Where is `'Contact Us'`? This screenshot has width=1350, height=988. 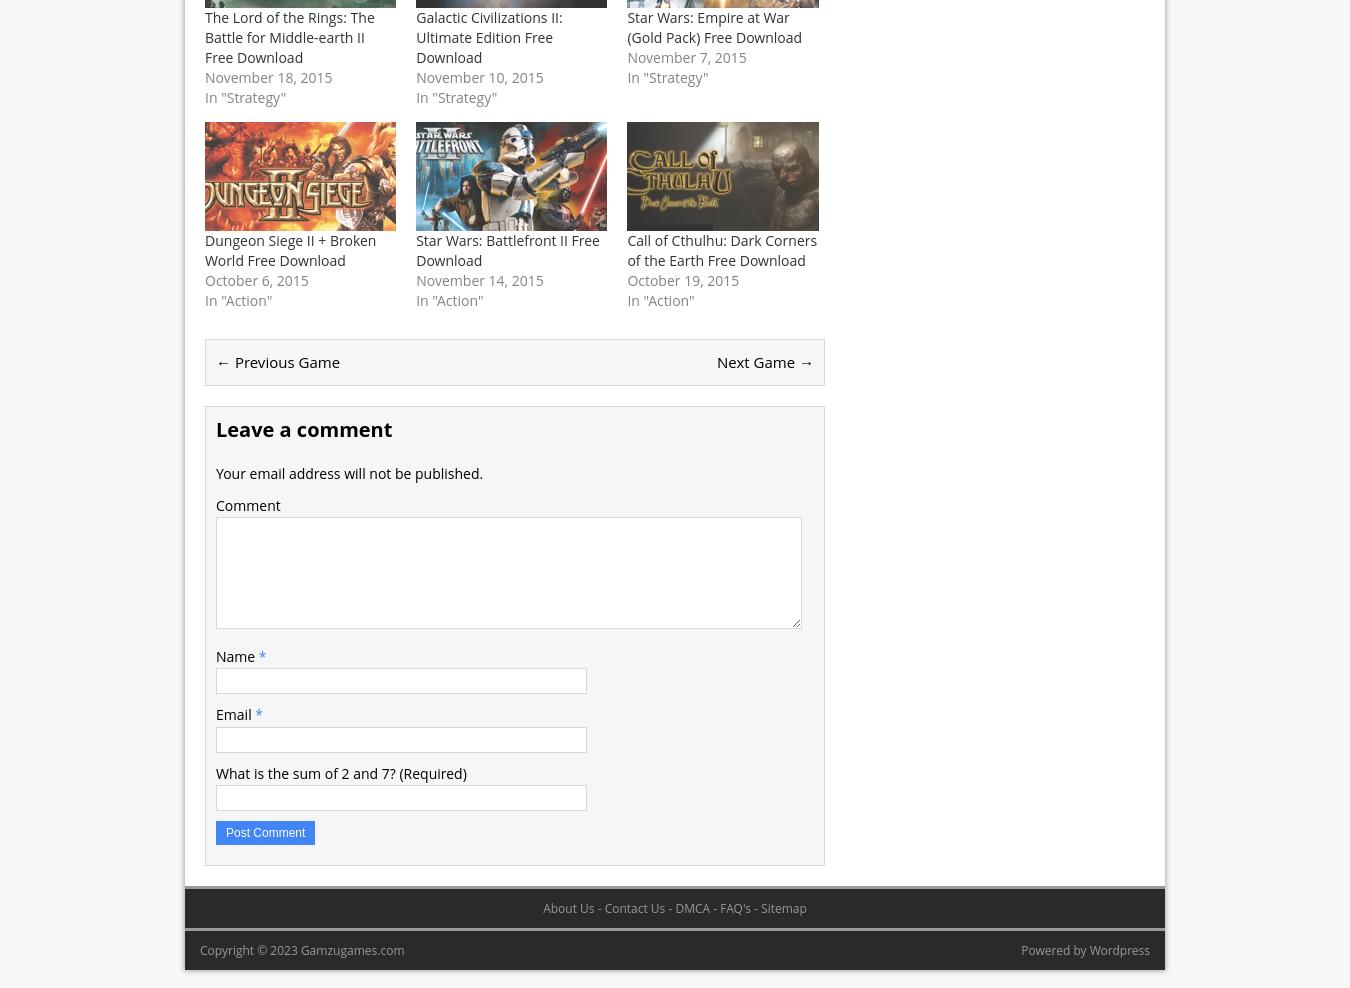
'Contact Us' is located at coordinates (634, 906).